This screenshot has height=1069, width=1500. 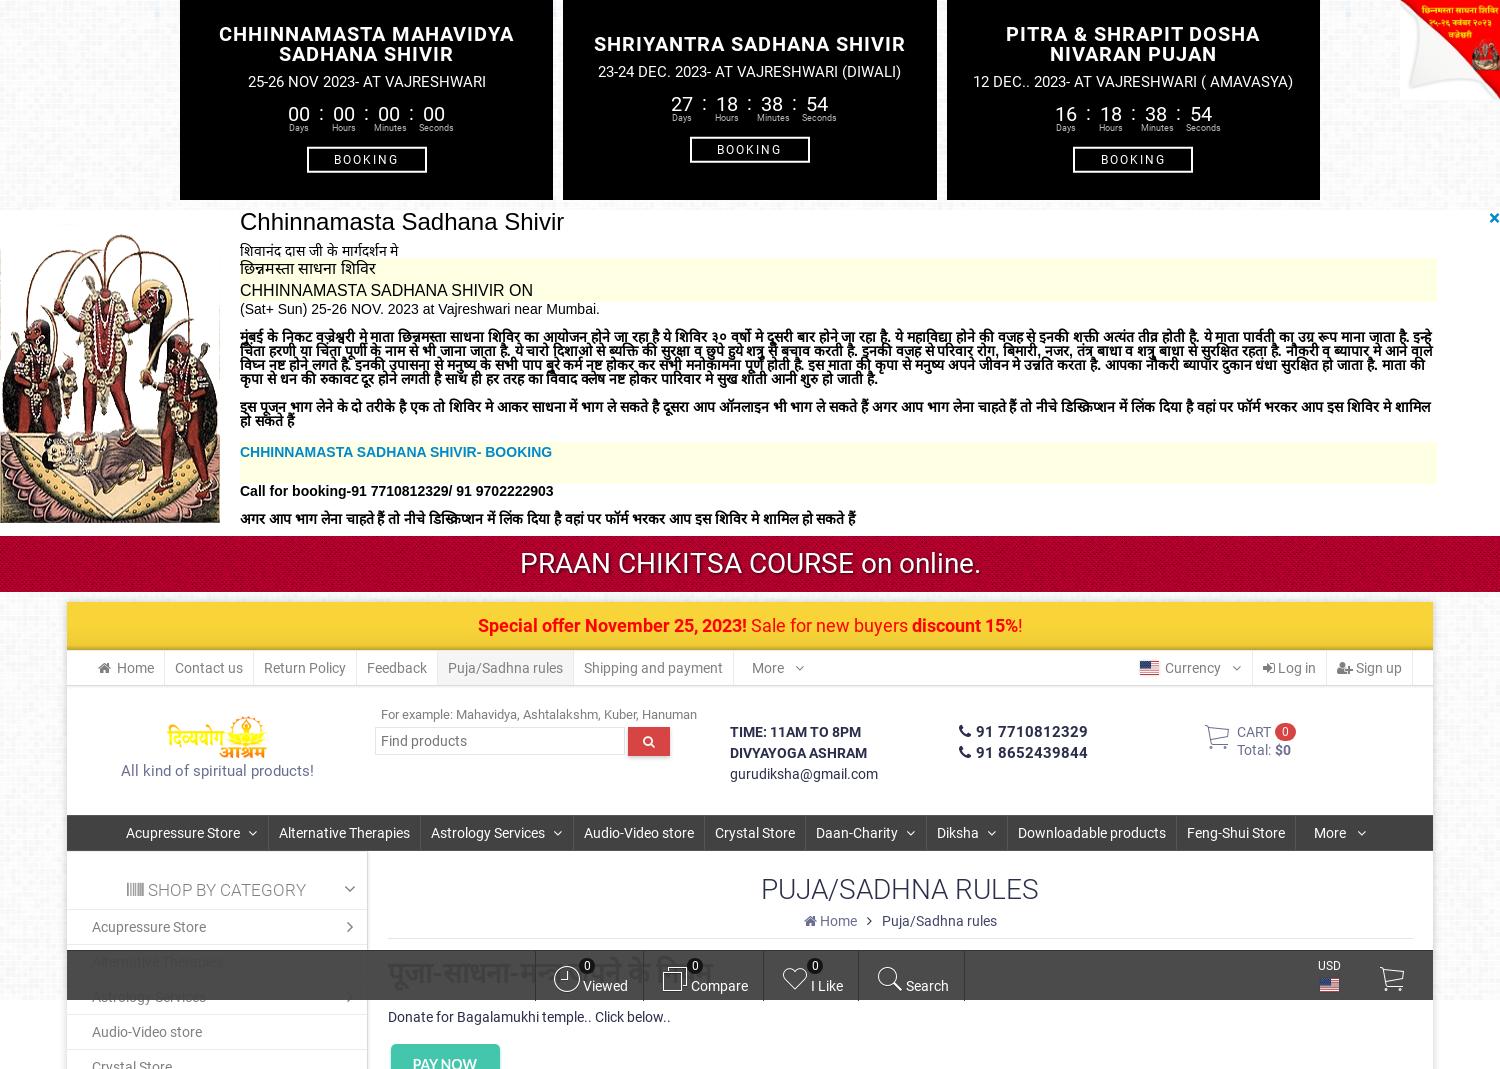 What do you see at coordinates (747, 41) in the screenshot?
I see `'SHRIYANTRA SADHANA SHIVIR'` at bounding box center [747, 41].